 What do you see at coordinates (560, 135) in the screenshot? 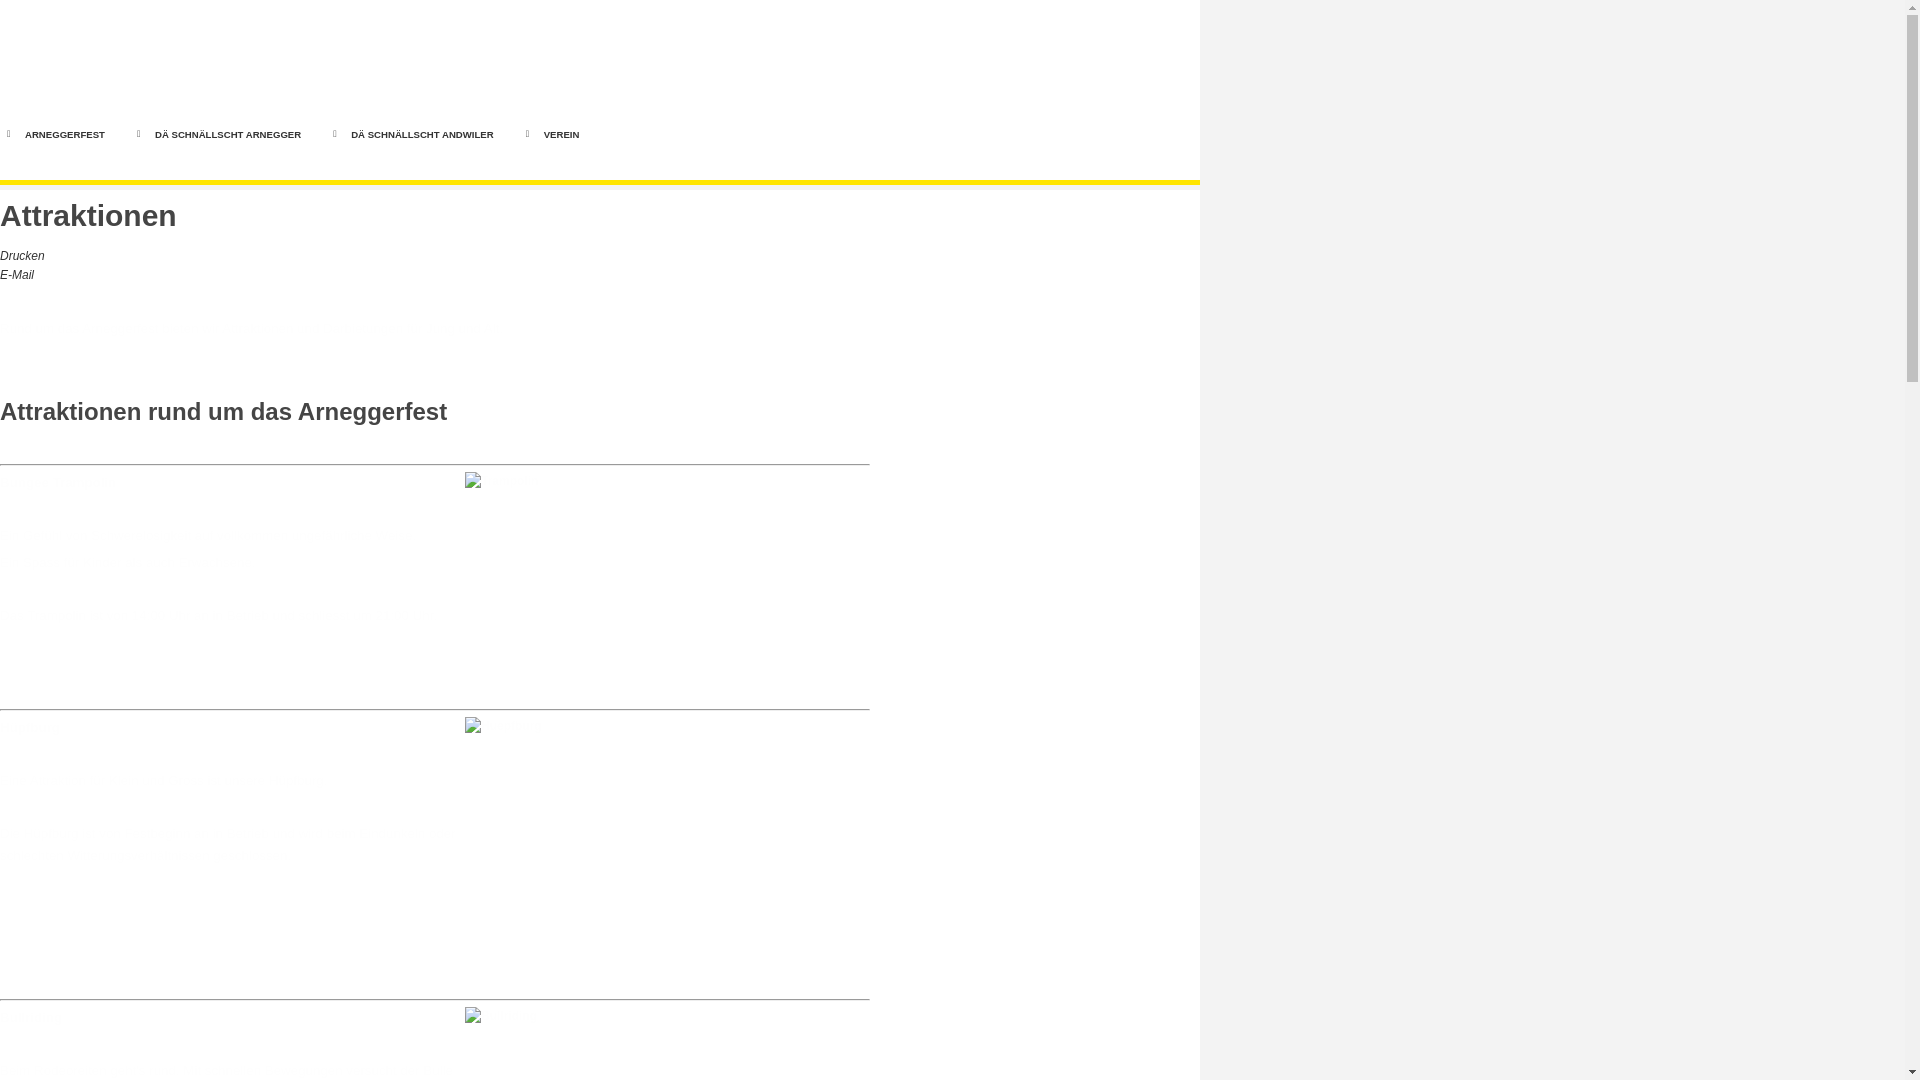
I see `'VEREIN'` at bounding box center [560, 135].